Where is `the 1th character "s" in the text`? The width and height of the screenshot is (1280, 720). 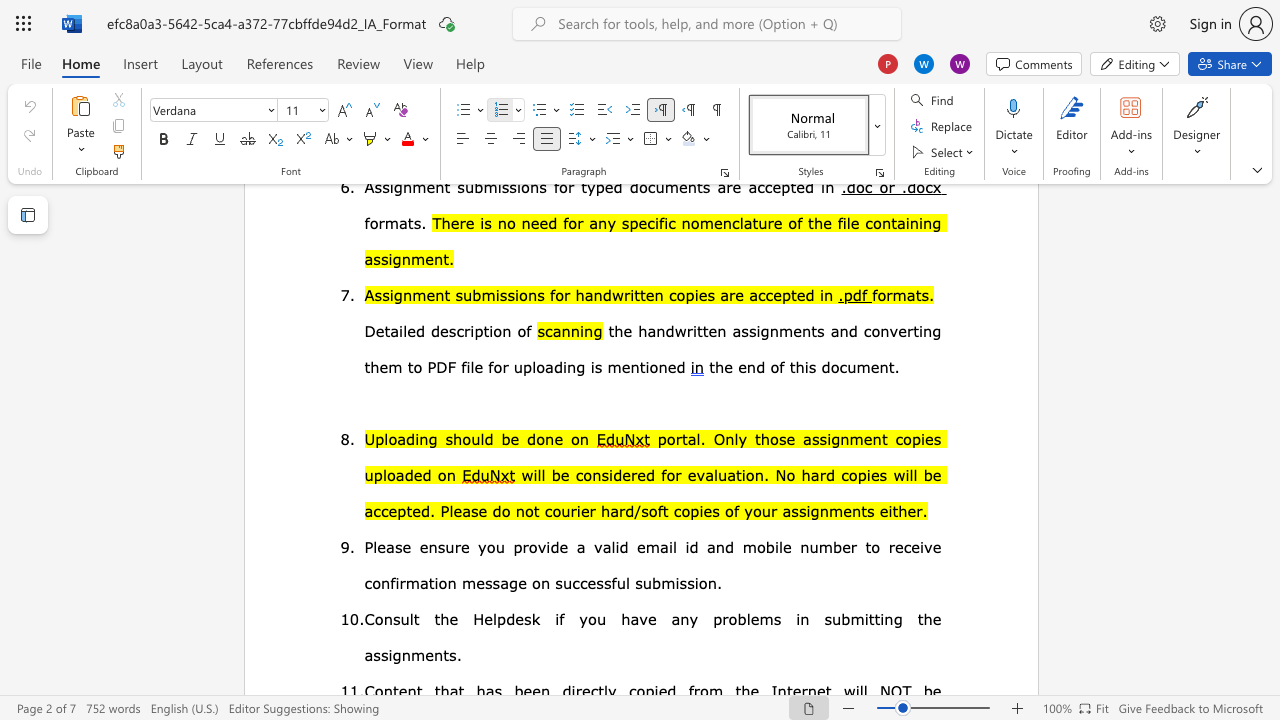
the 1th character "s" in the text is located at coordinates (448, 437).